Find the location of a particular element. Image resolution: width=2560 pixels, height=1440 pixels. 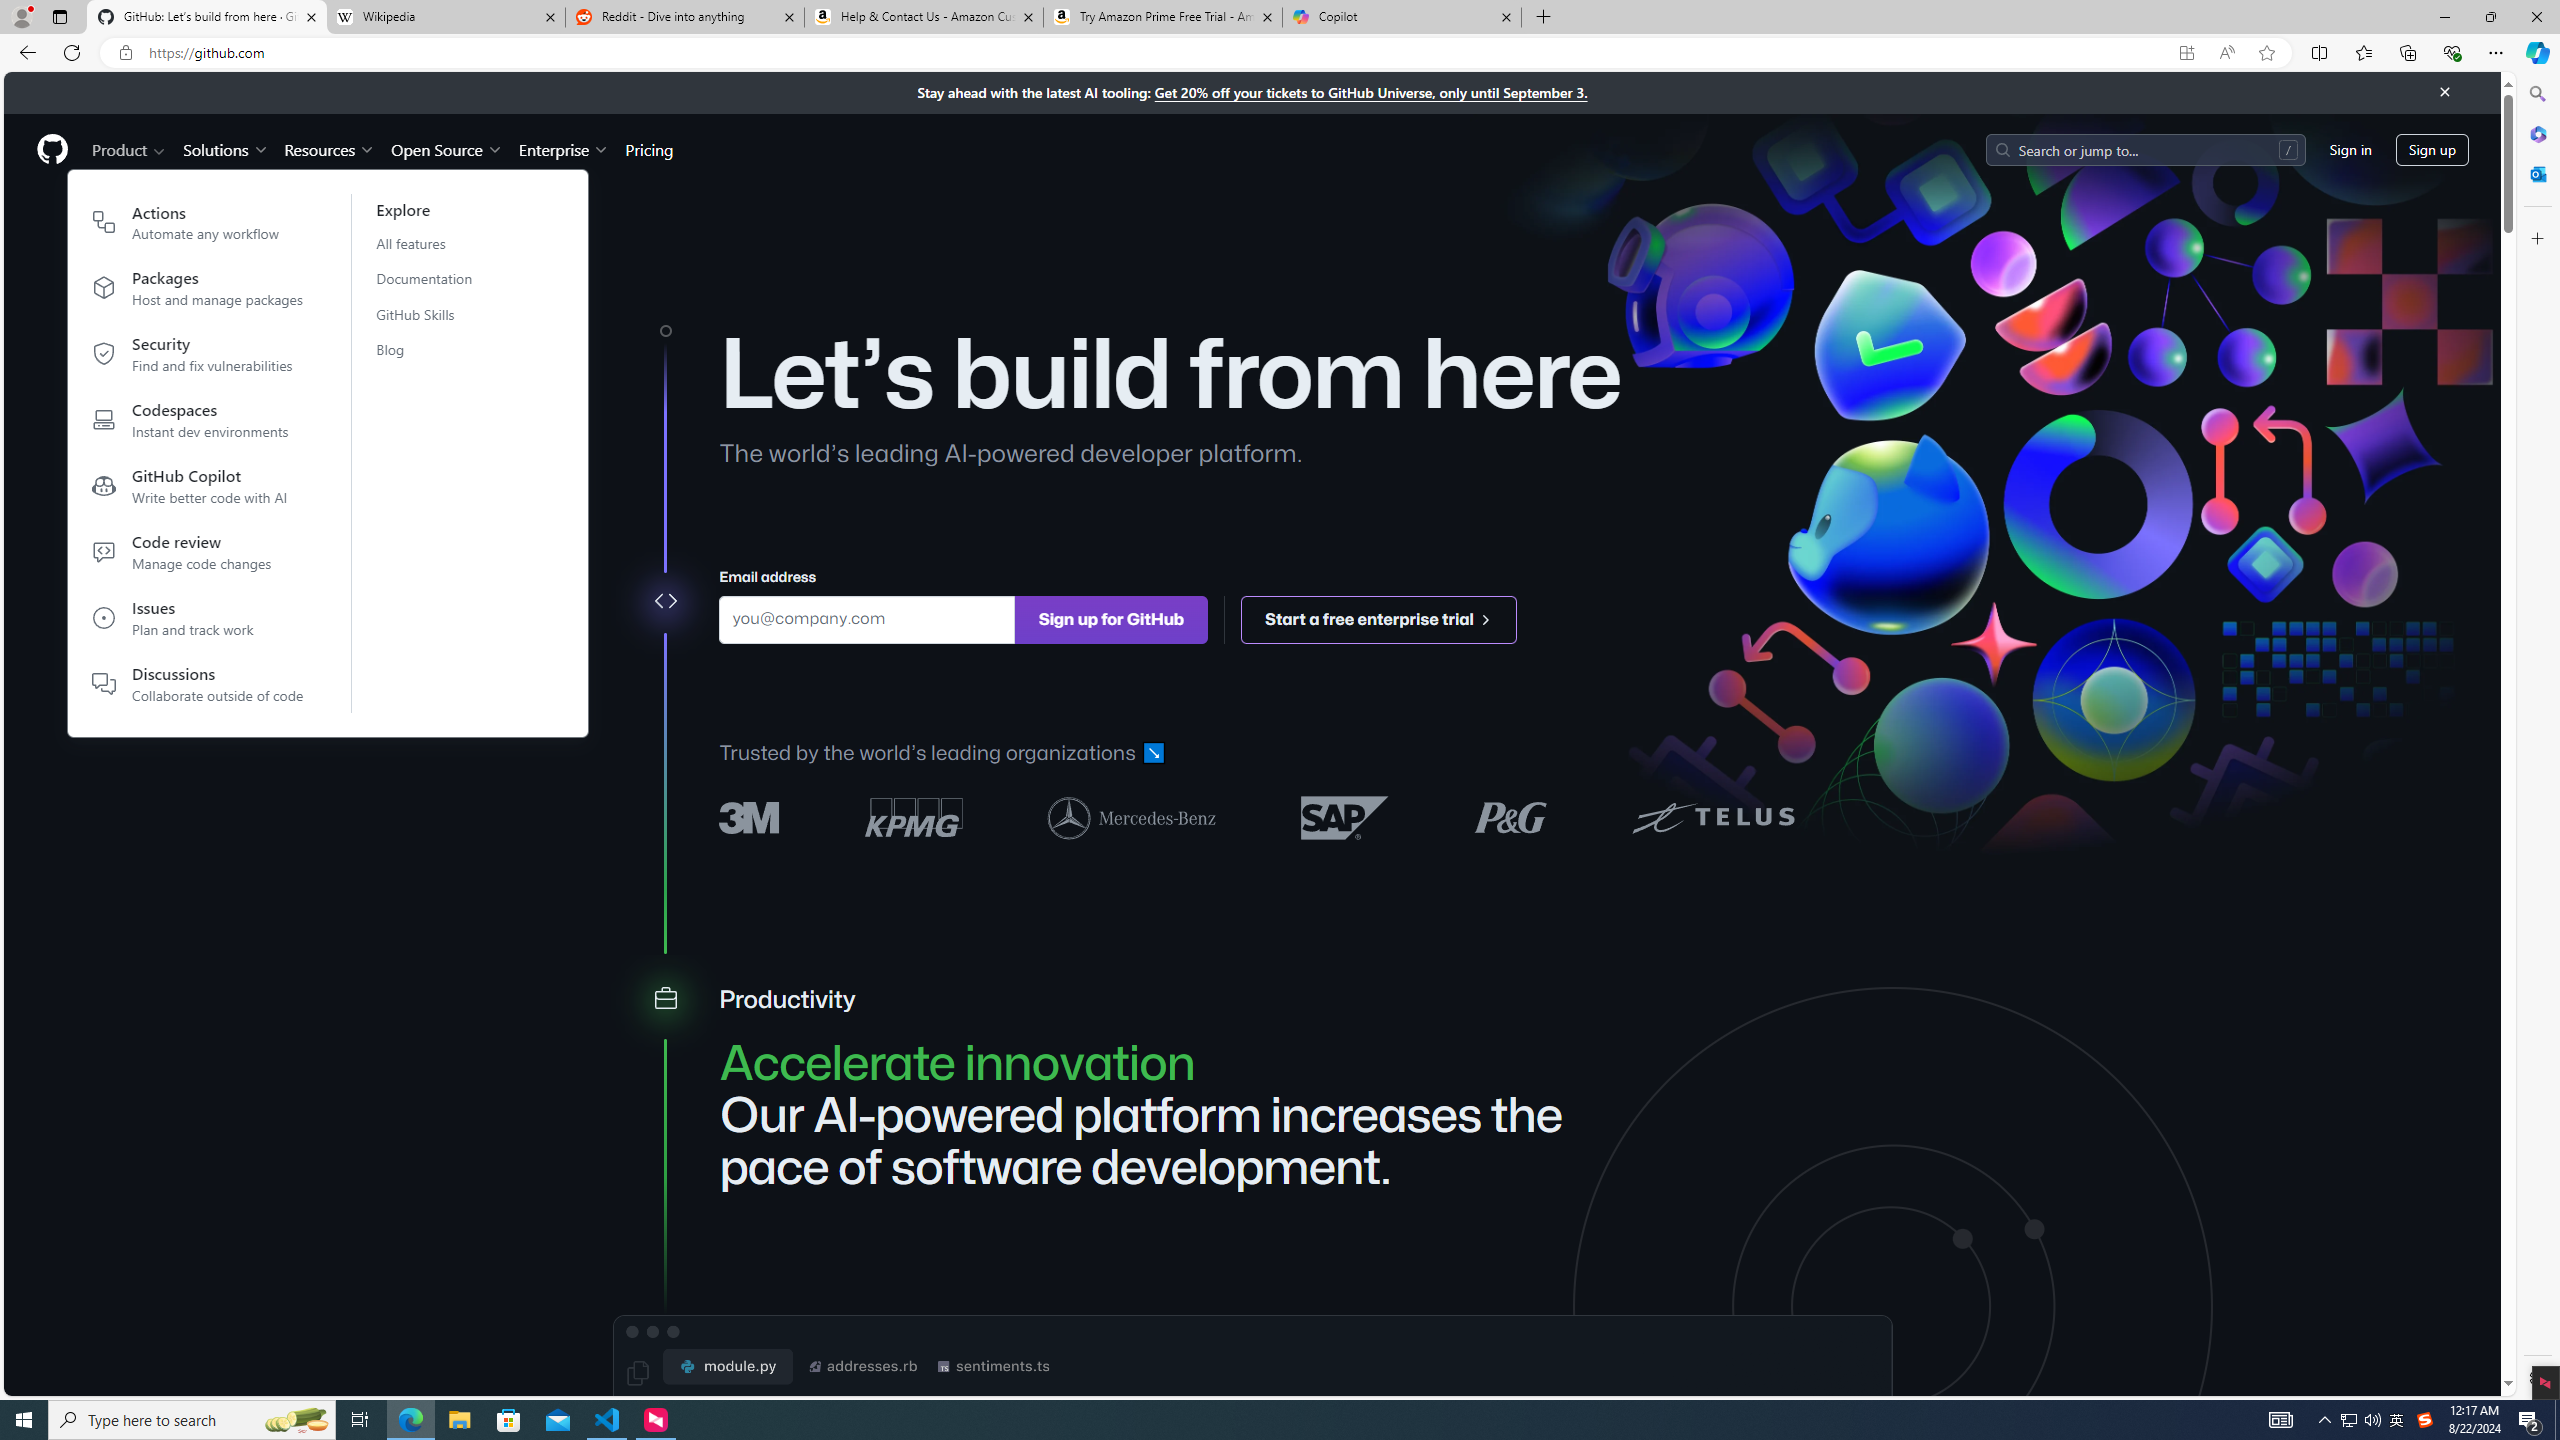

'Telus logo' is located at coordinates (1712, 816).